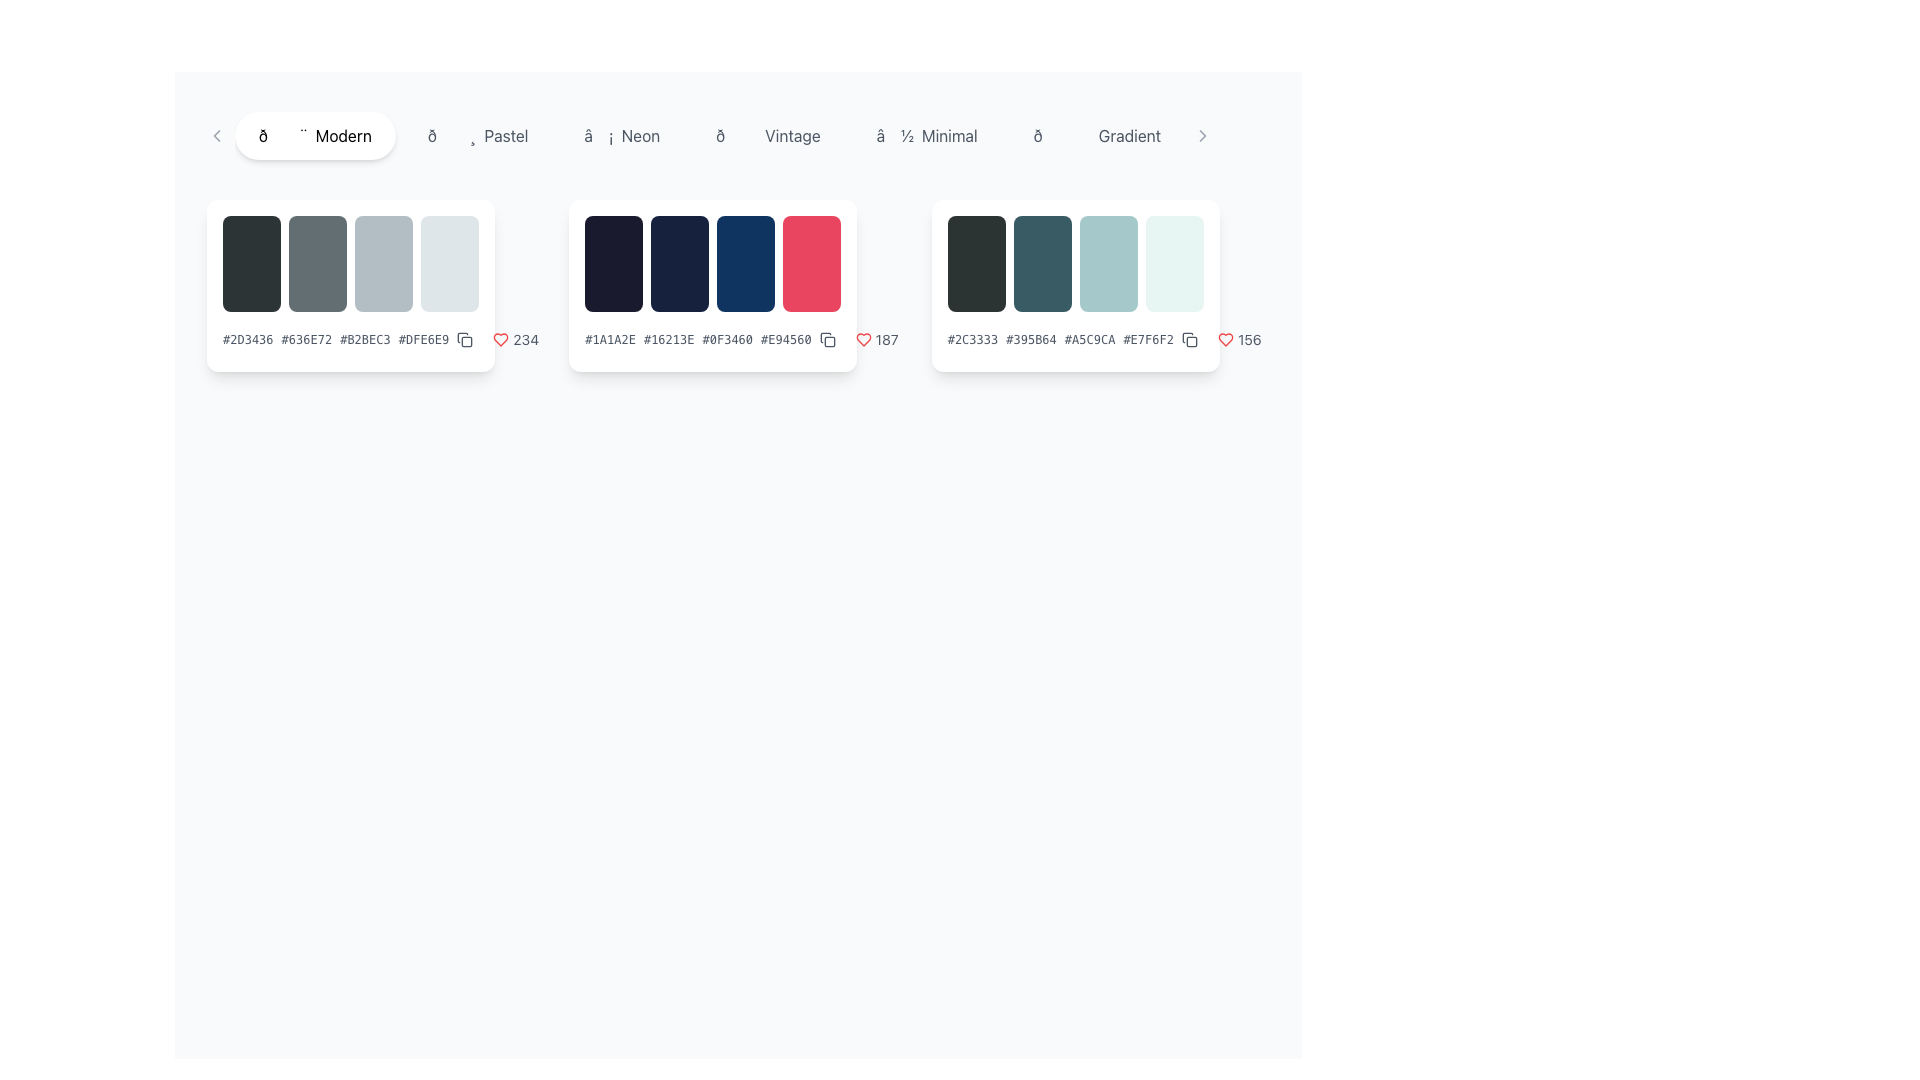  Describe the element at coordinates (449, 262) in the screenshot. I see `the rightmost rectangle in a horizontally aligned group of four rectangular components that serves as a visual indicator or part of a palette display` at that location.